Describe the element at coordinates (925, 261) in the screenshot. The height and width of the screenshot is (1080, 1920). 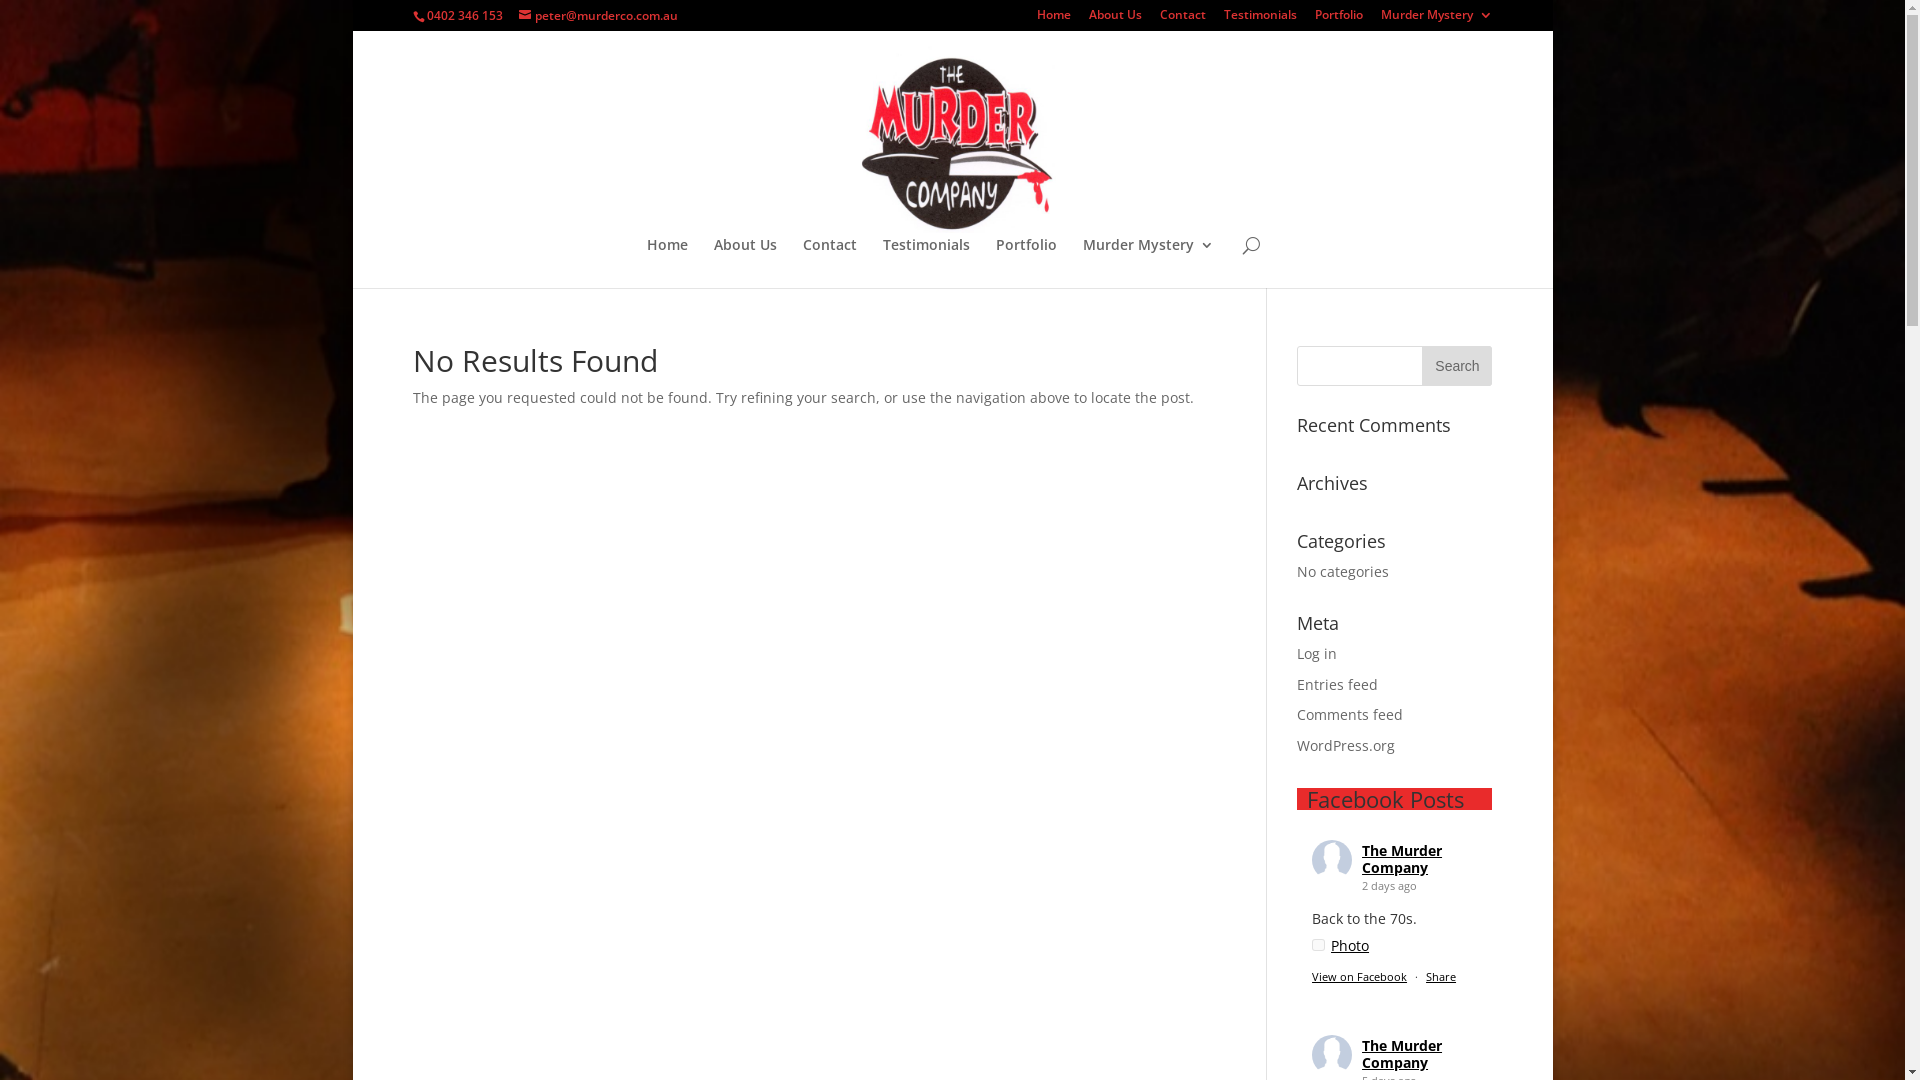
I see `'Testimonials'` at that location.